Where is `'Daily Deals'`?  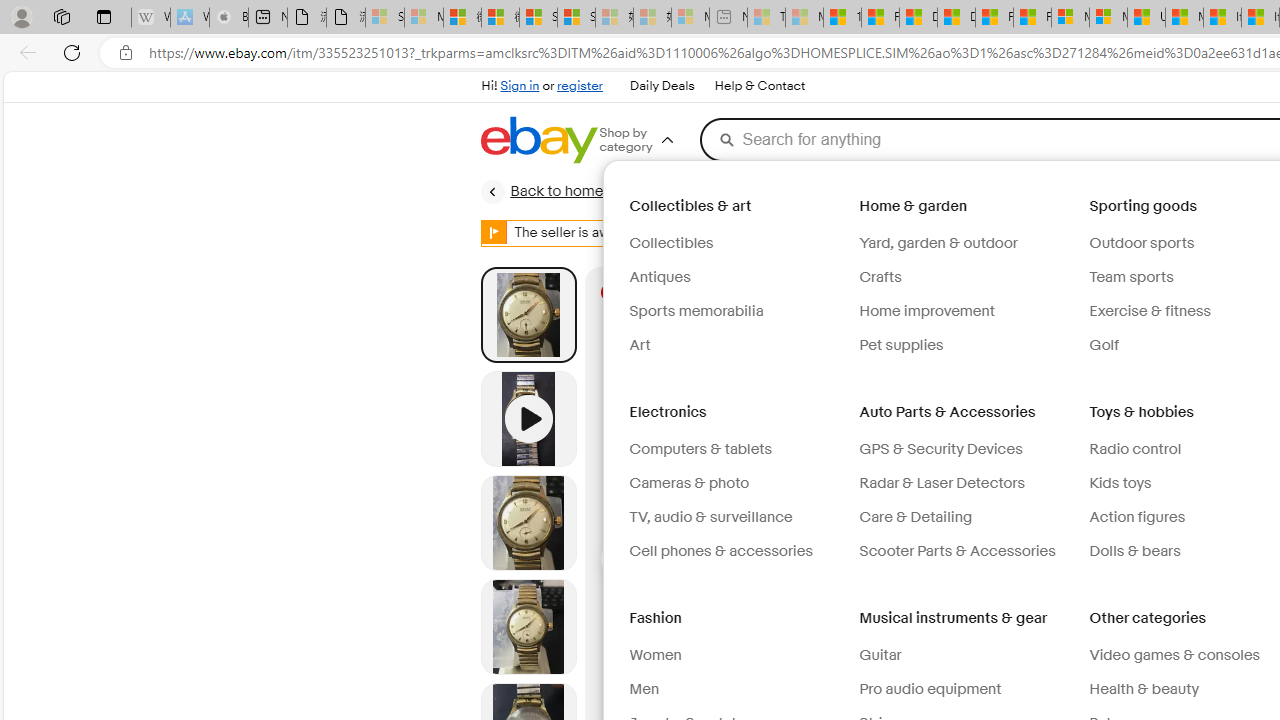
'Daily Deals' is located at coordinates (662, 86).